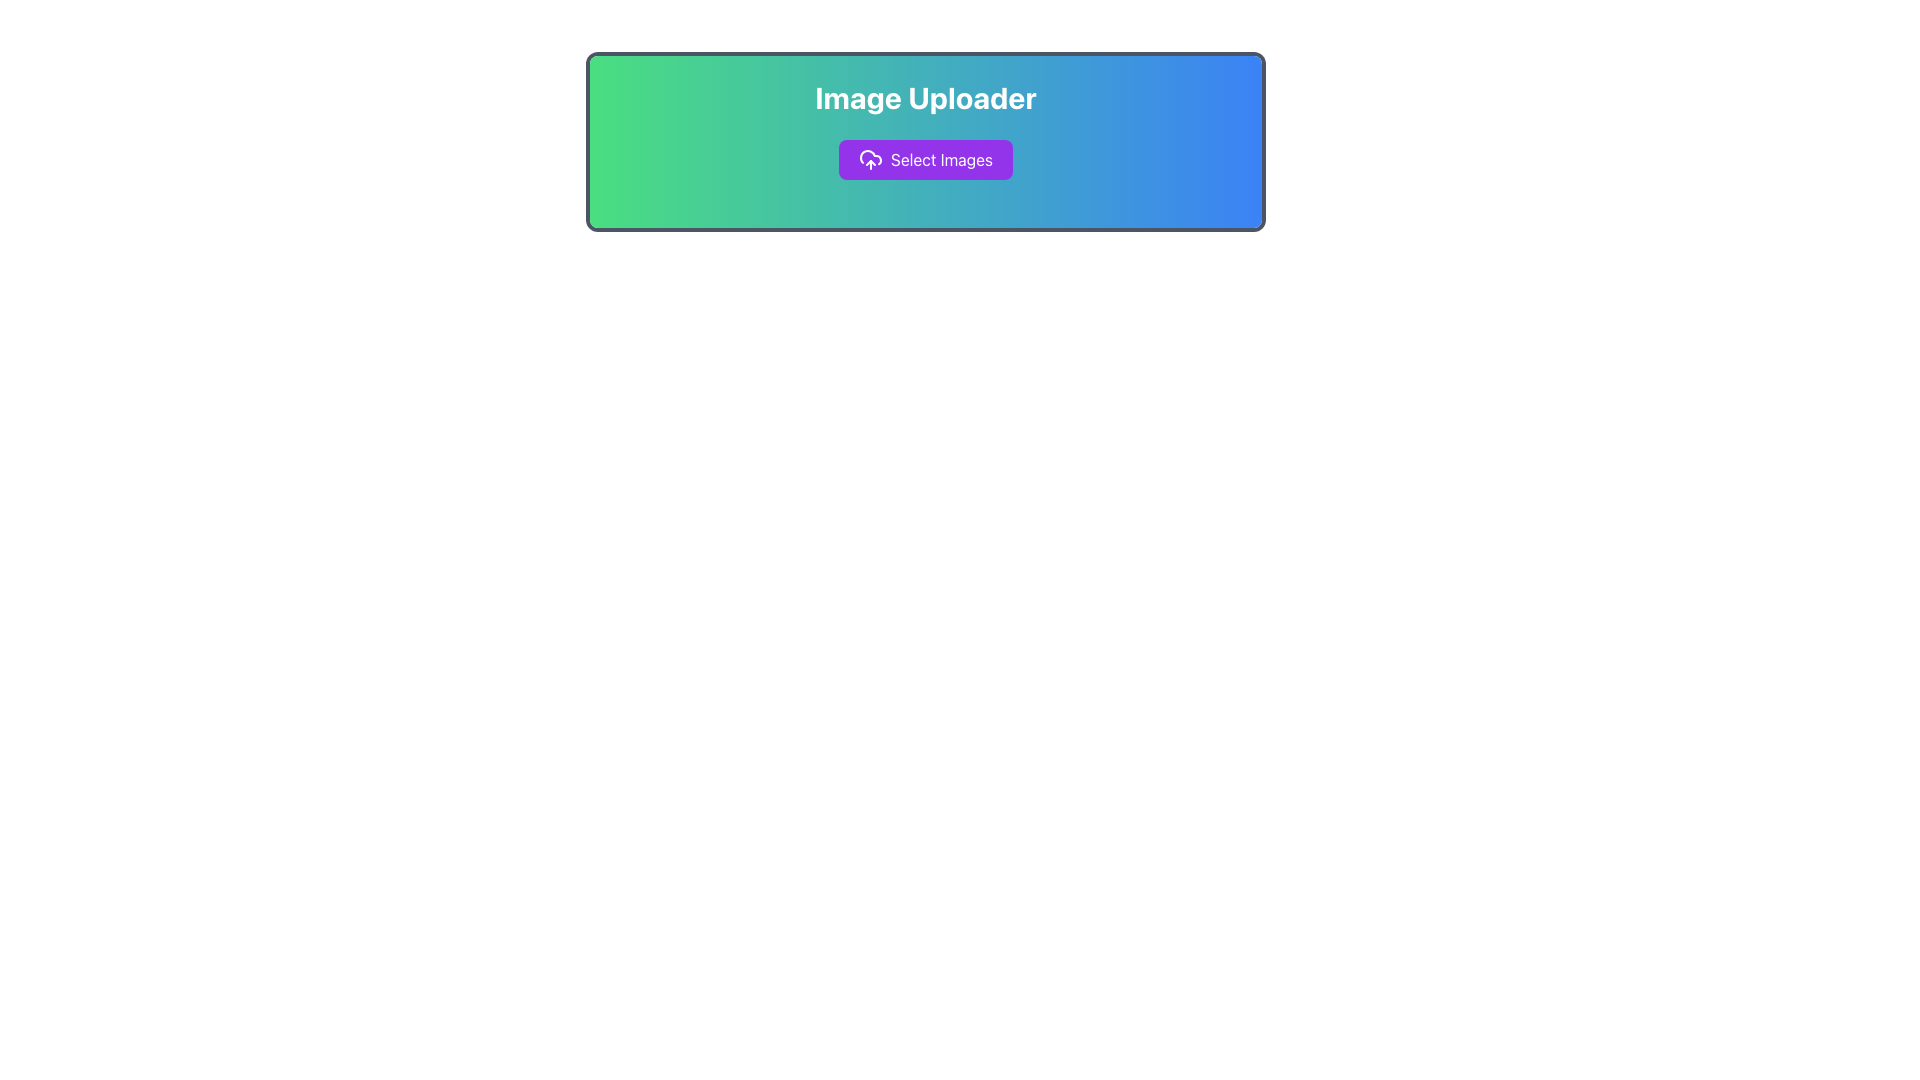 Image resolution: width=1920 pixels, height=1080 pixels. What do you see at coordinates (925, 158) in the screenshot?
I see `the 'Select Images' button, which is a horizontally elongated purple button with rounded edges and an upload icon, located beneath the 'Image Uploader' text` at bounding box center [925, 158].